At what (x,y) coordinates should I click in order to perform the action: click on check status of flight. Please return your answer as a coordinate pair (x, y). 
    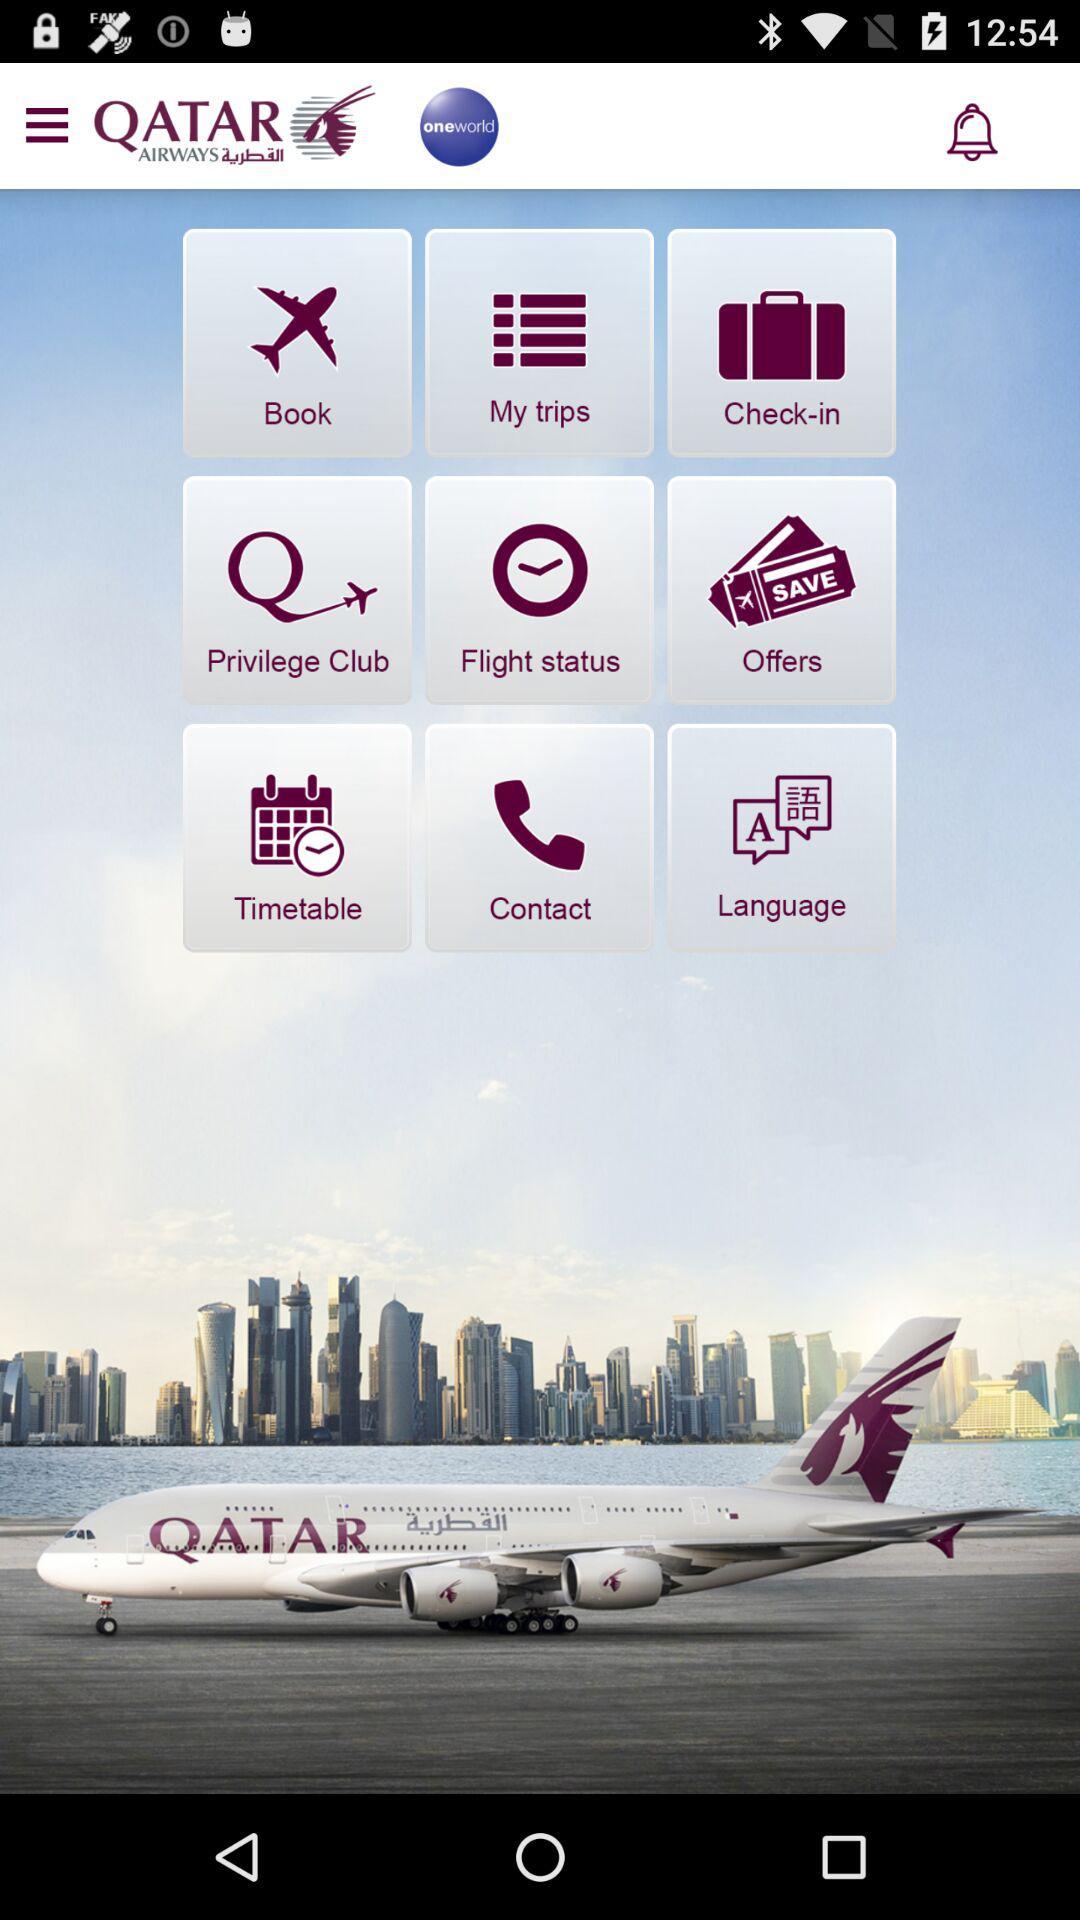
    Looking at the image, I should click on (538, 589).